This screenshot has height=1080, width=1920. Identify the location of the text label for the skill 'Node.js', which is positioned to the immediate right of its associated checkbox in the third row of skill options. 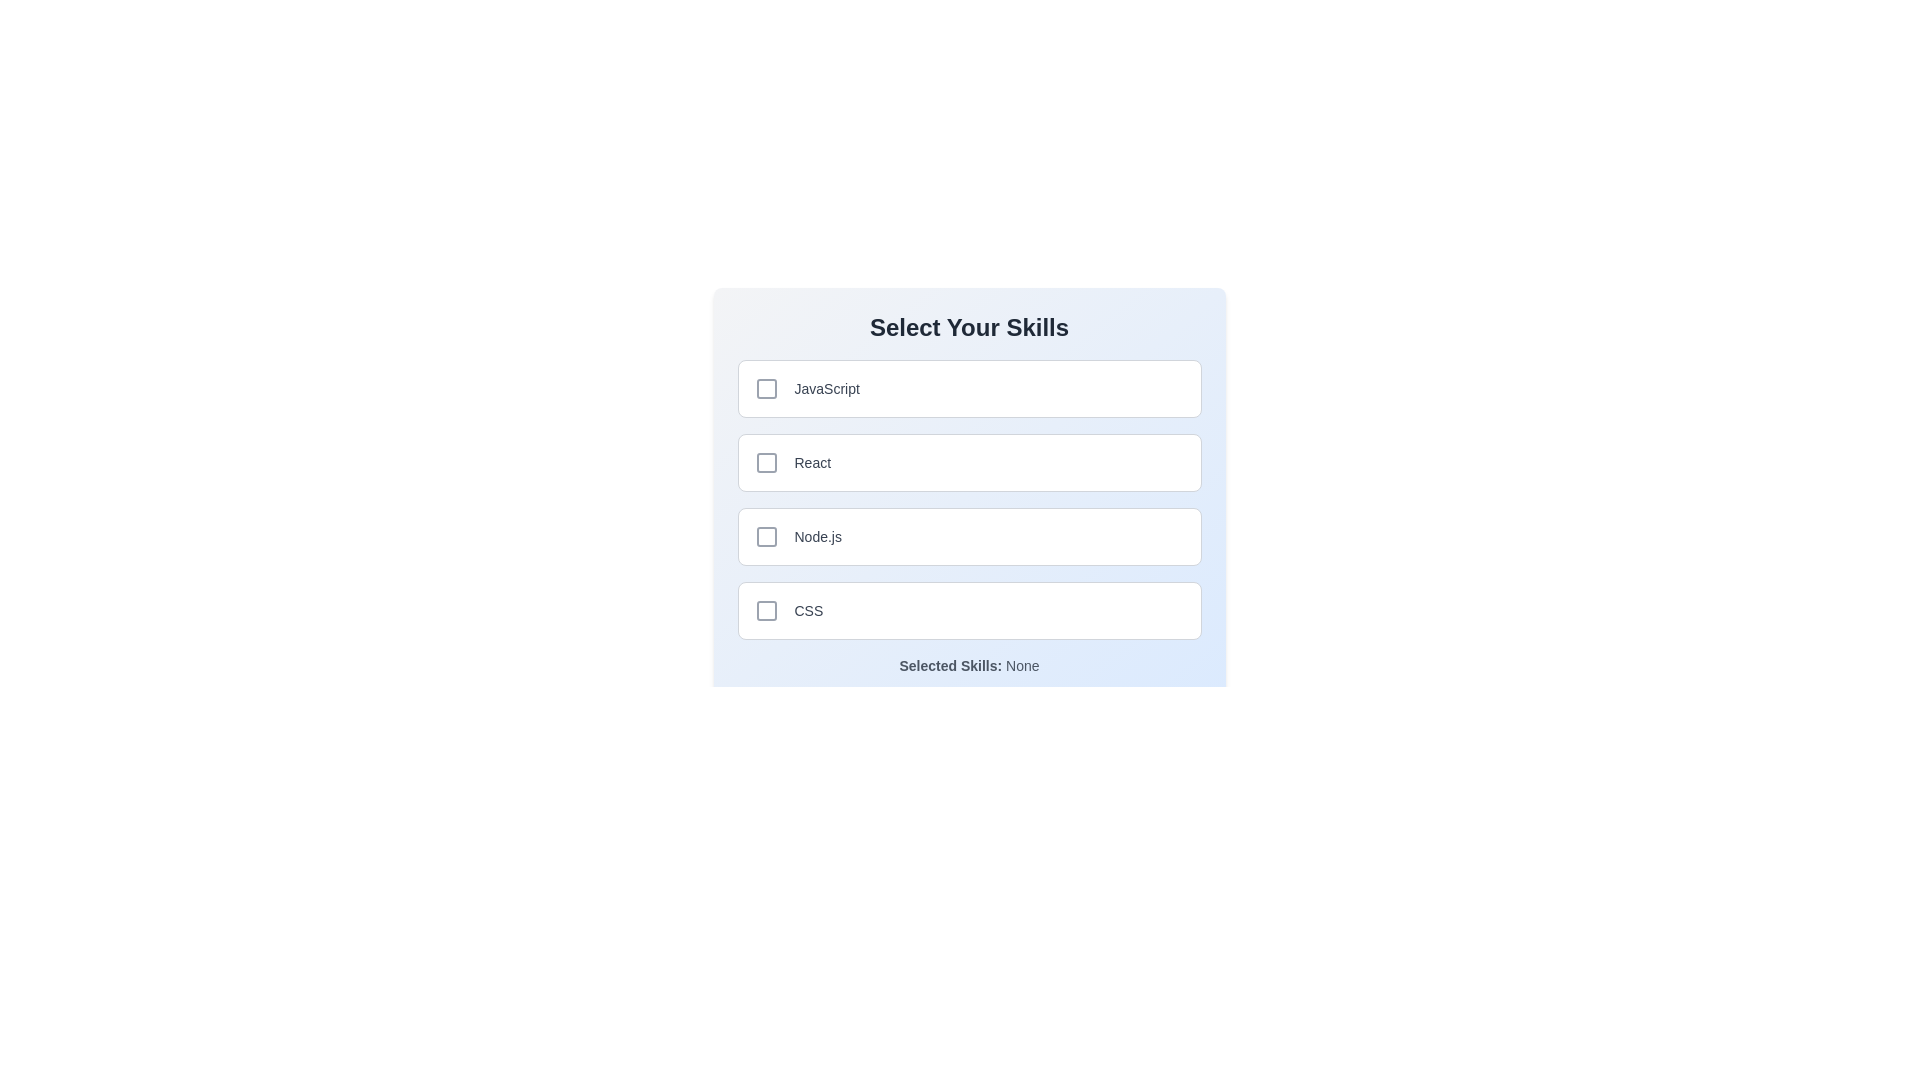
(818, 535).